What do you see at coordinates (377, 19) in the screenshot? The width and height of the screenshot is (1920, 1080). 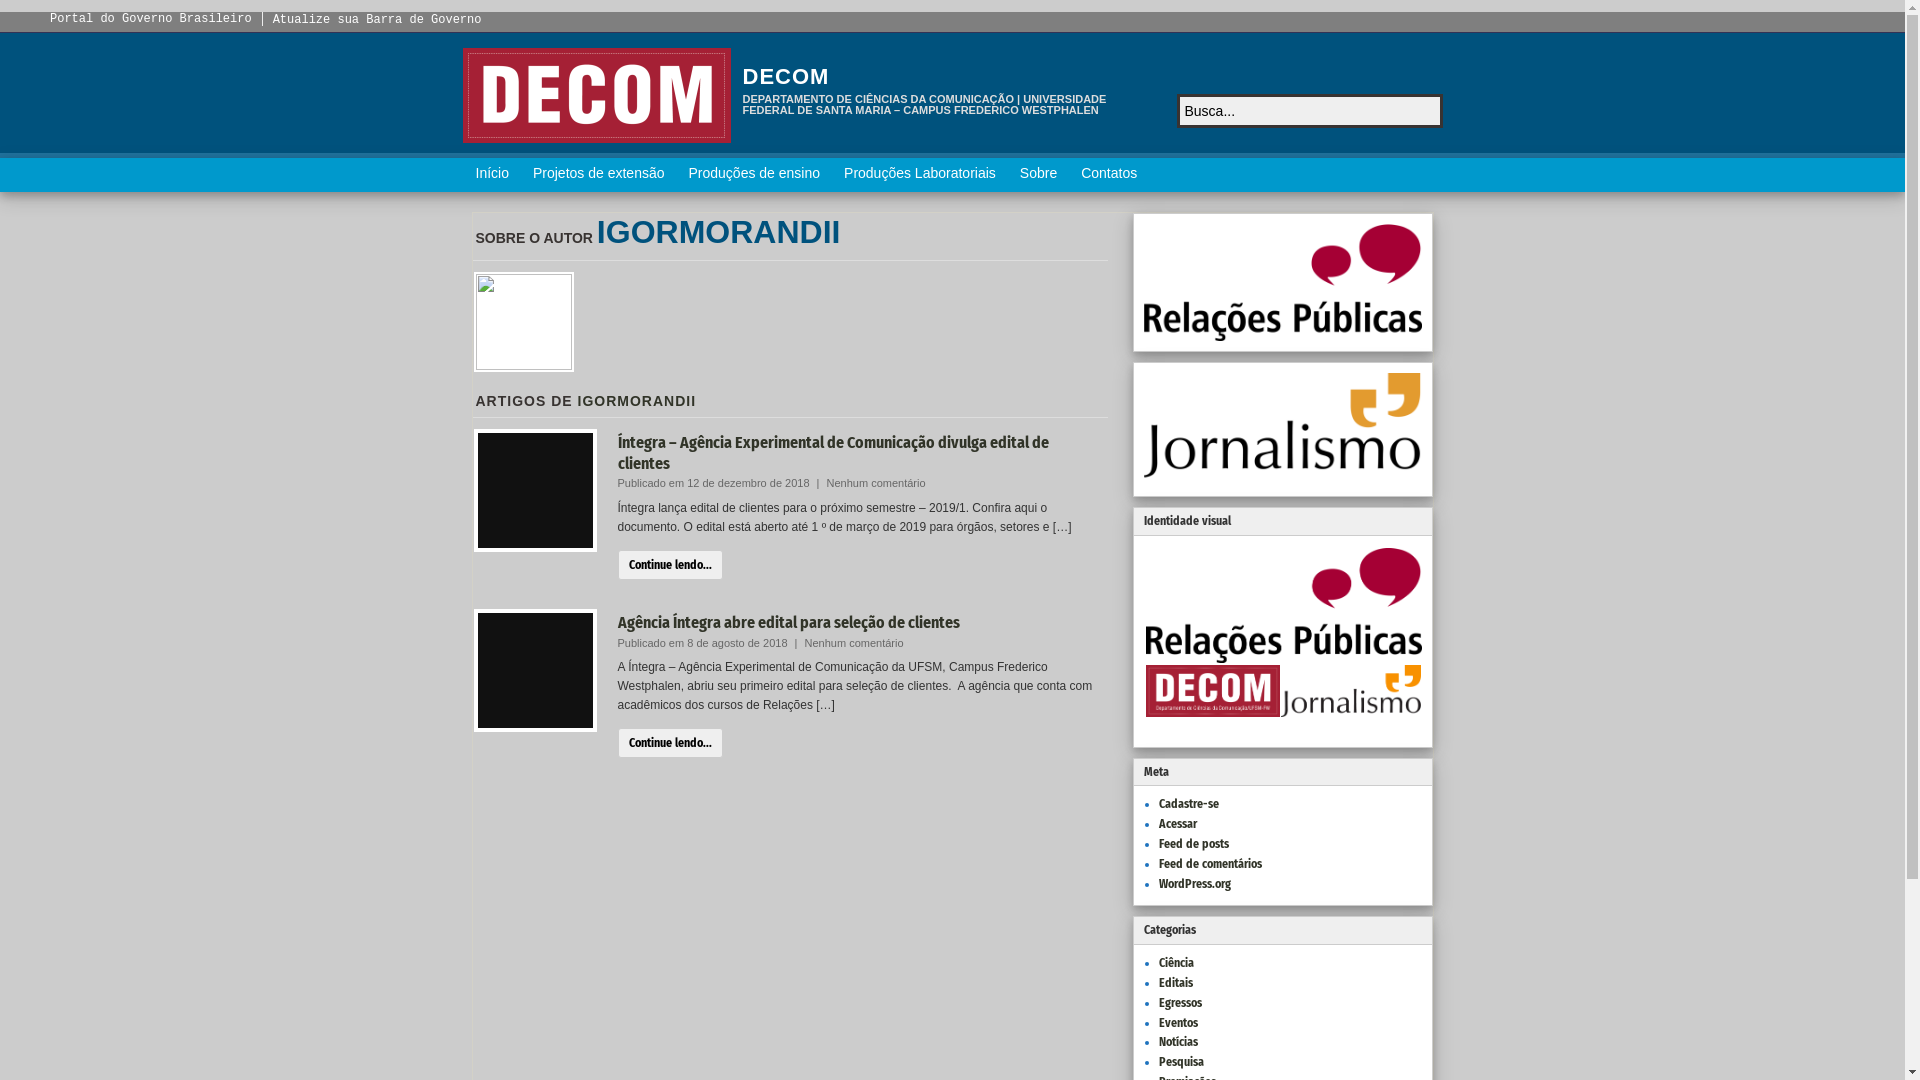 I see `'Atualize sua Barra de Governo'` at bounding box center [377, 19].